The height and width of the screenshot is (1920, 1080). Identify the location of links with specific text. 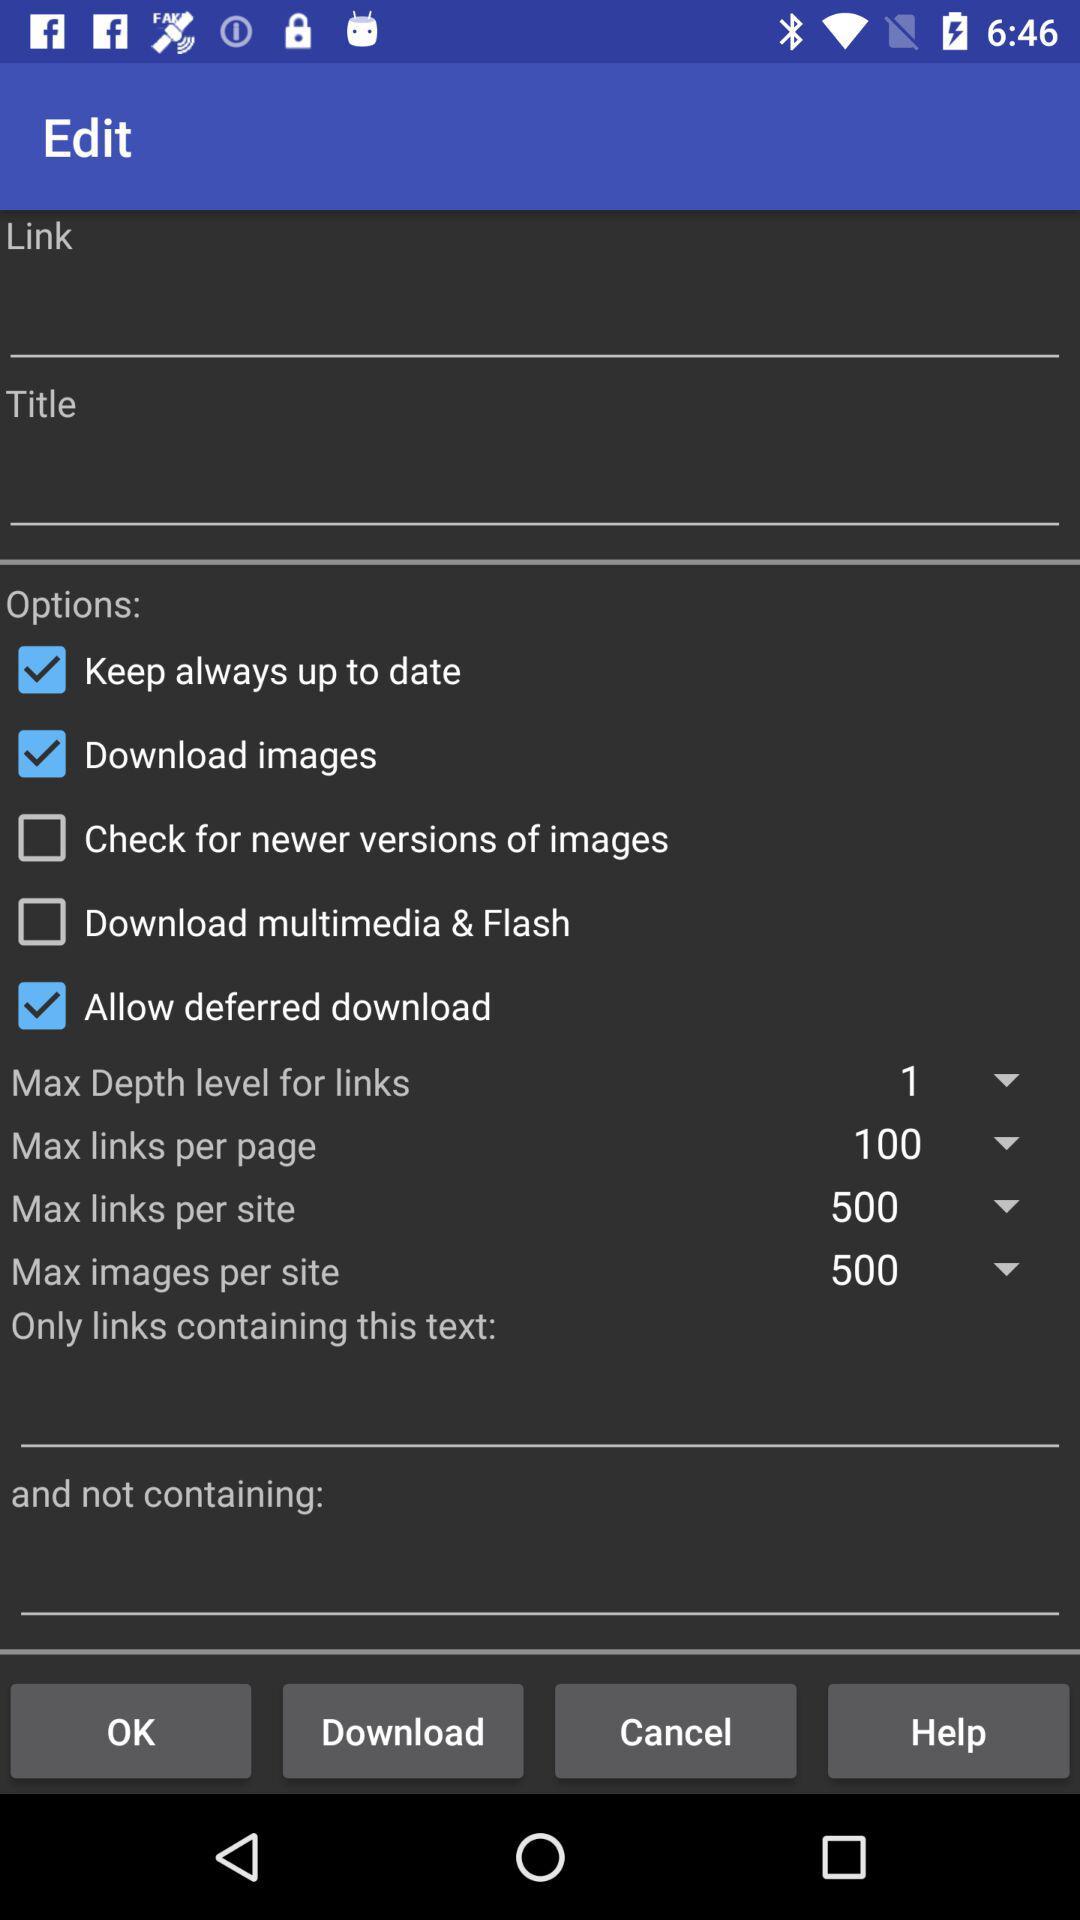
(540, 1407).